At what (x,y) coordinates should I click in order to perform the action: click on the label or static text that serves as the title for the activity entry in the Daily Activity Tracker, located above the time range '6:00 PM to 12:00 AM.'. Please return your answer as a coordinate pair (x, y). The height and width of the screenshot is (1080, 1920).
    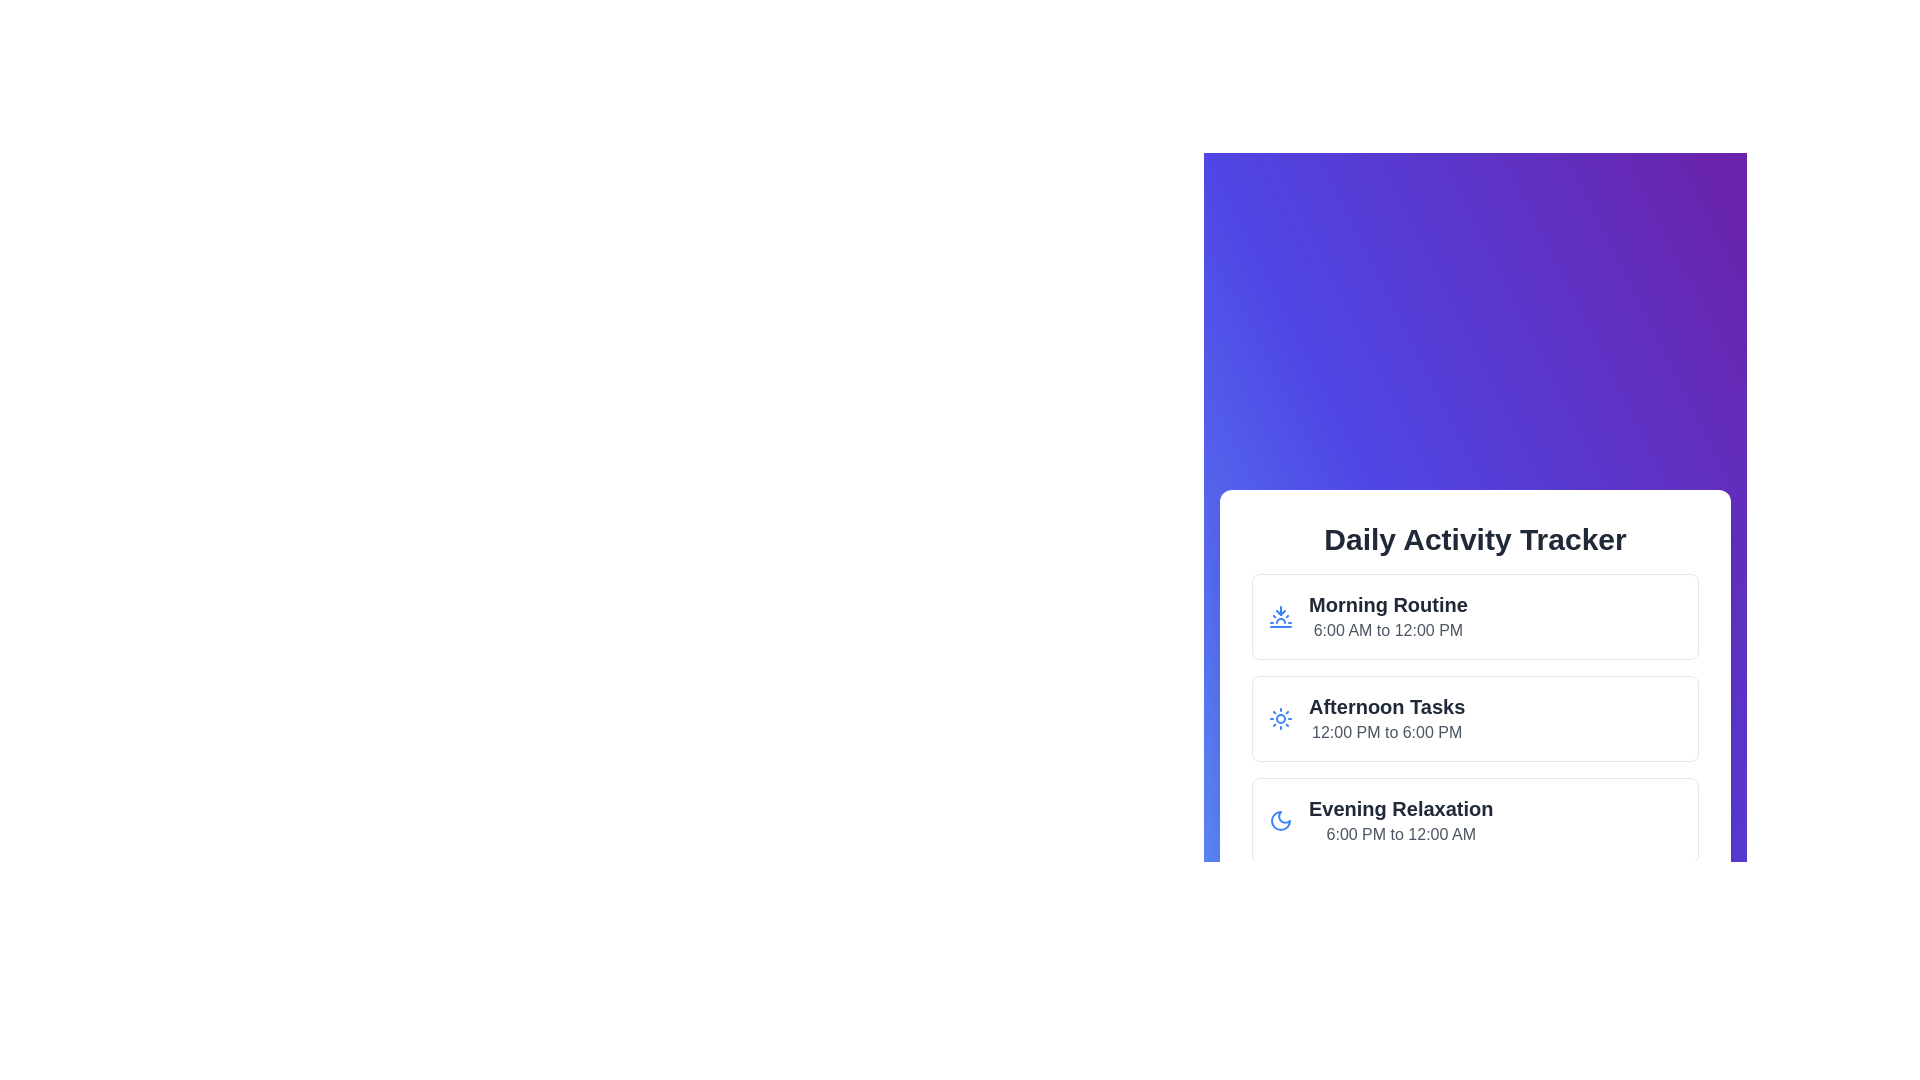
    Looking at the image, I should click on (1400, 808).